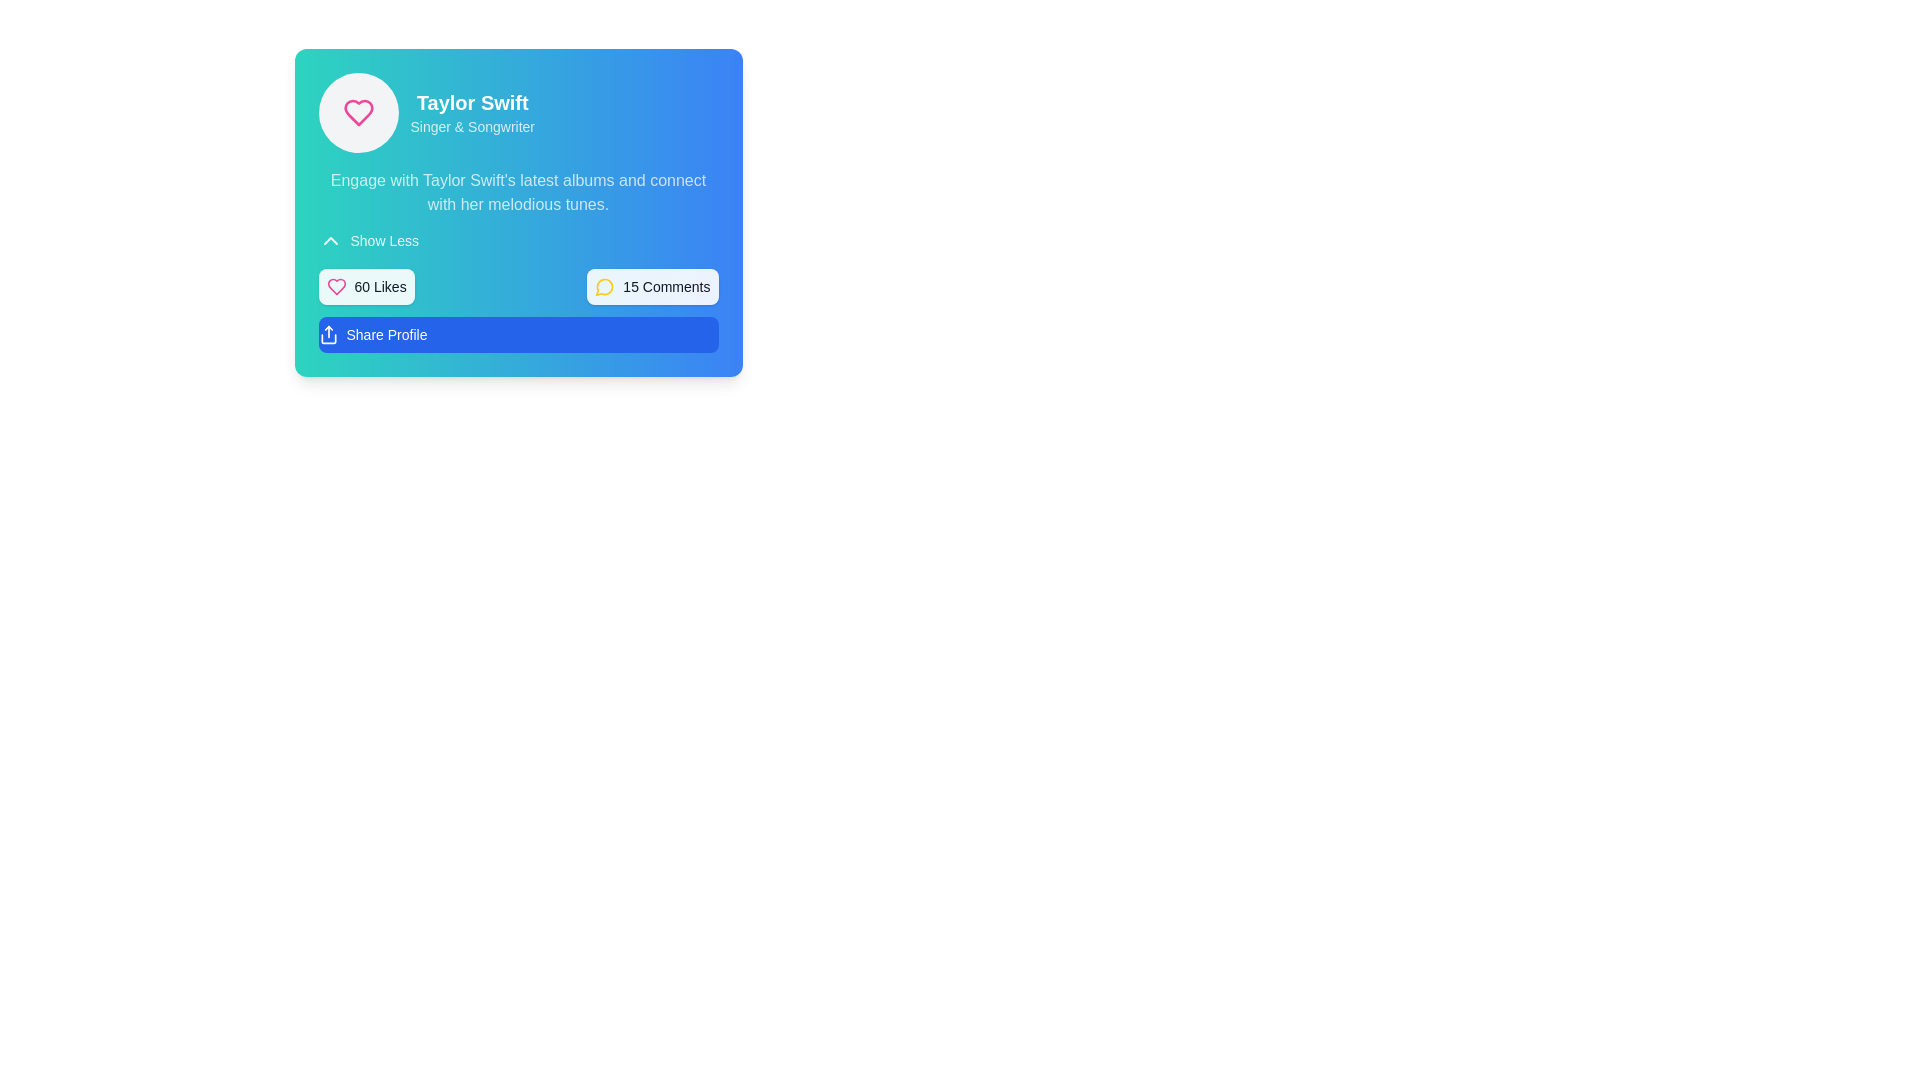 Image resolution: width=1920 pixels, height=1080 pixels. Describe the element at coordinates (518, 112) in the screenshot. I see `the text 'Taylor Swift' and 'Singer & Songwriter' in the Text Label with Supporting Icon, which features a heart symbol icon on the left` at that location.